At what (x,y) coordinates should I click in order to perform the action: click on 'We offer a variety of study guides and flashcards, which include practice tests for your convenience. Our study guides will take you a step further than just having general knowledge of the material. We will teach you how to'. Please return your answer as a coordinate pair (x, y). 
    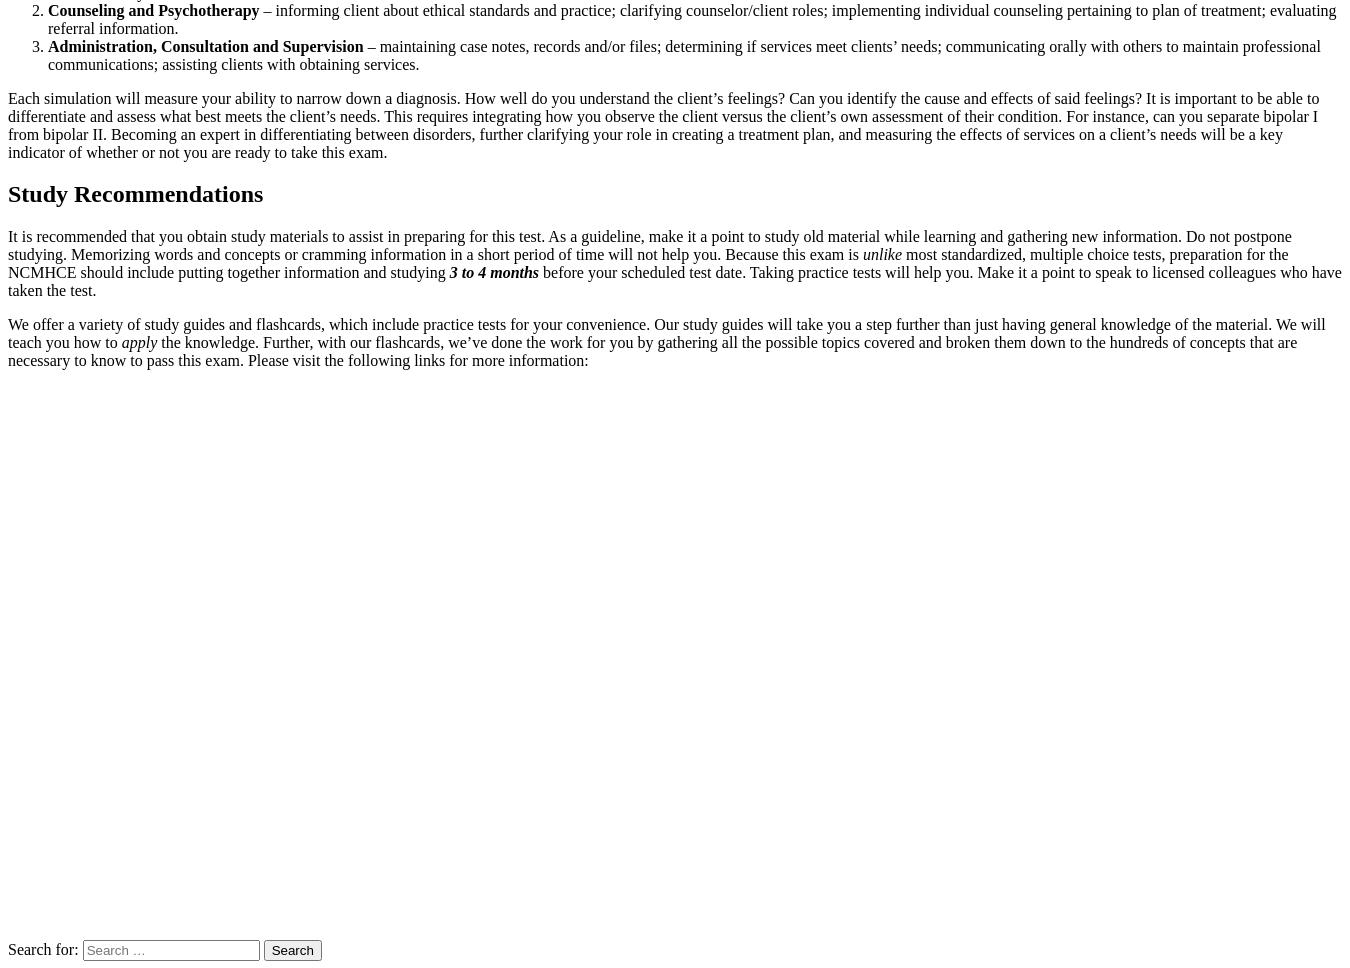
    Looking at the image, I should click on (666, 333).